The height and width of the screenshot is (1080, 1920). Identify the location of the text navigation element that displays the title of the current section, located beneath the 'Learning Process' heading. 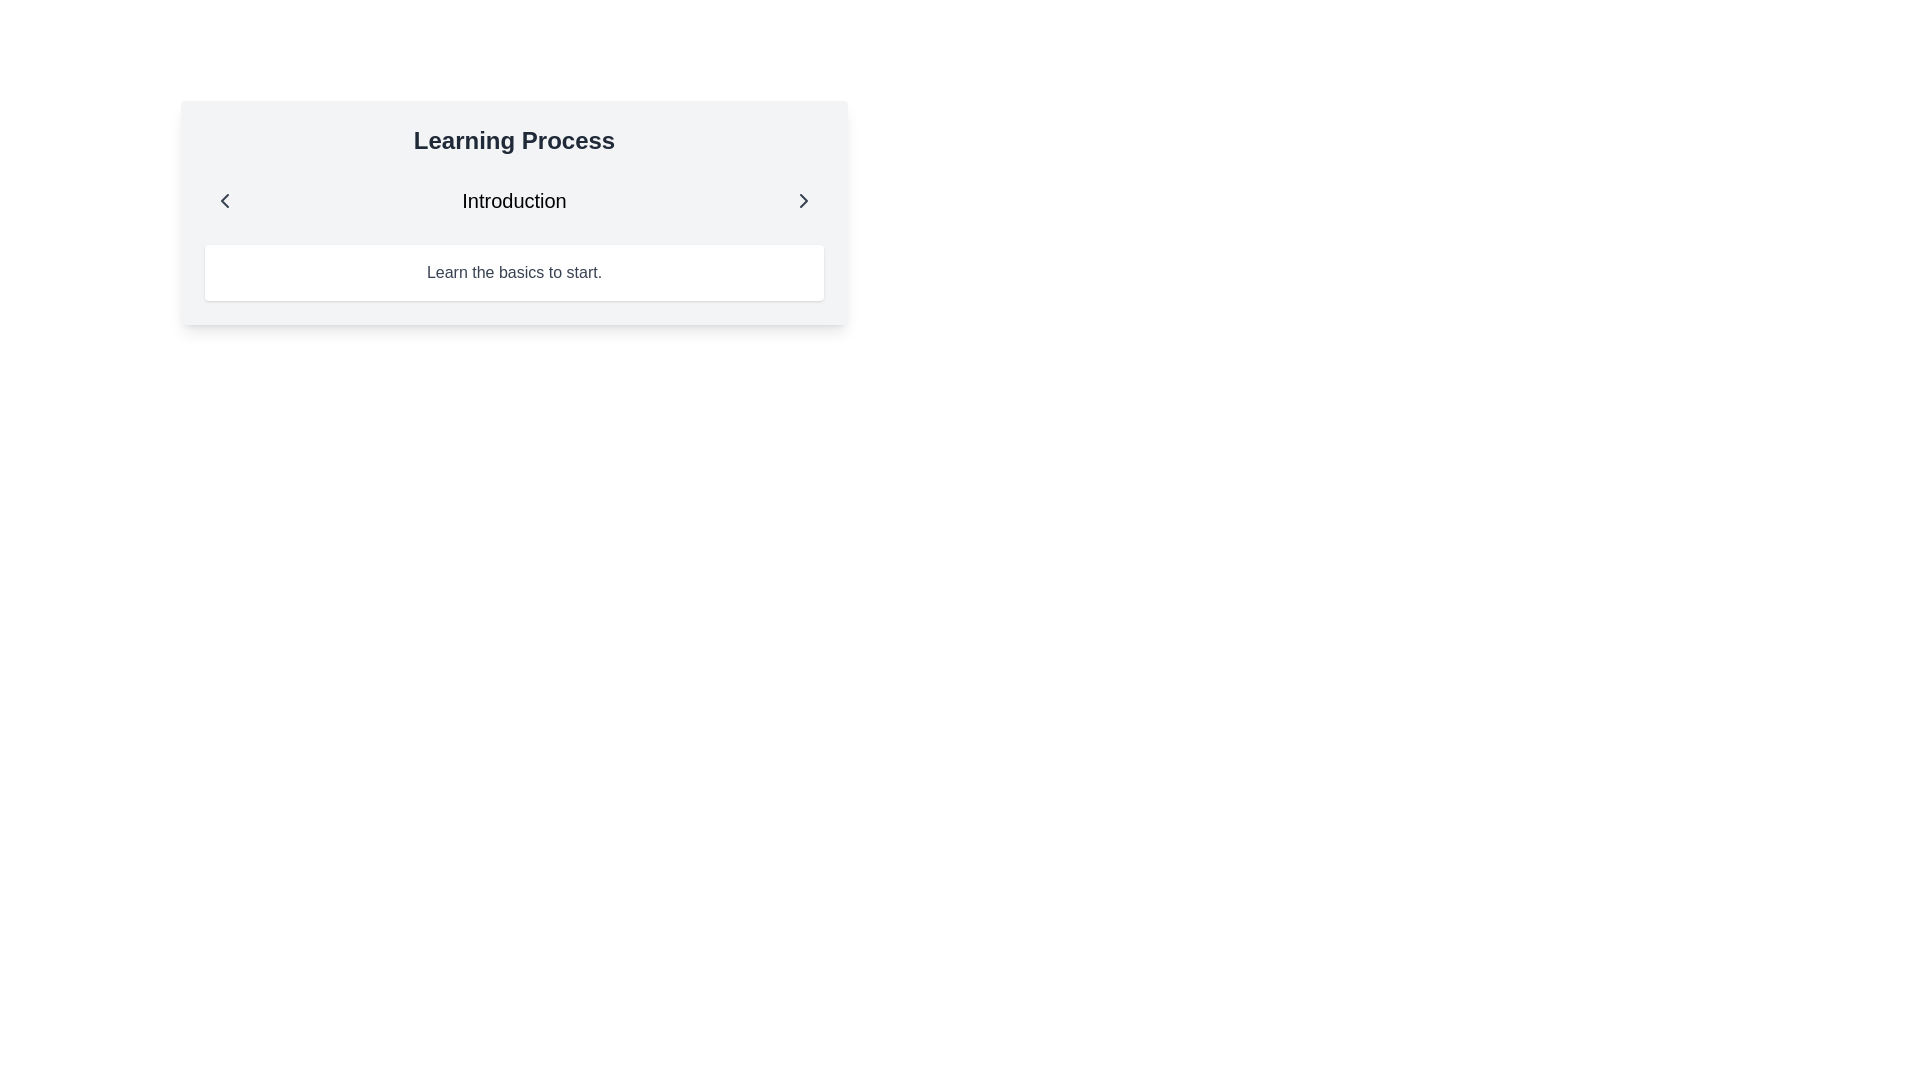
(514, 200).